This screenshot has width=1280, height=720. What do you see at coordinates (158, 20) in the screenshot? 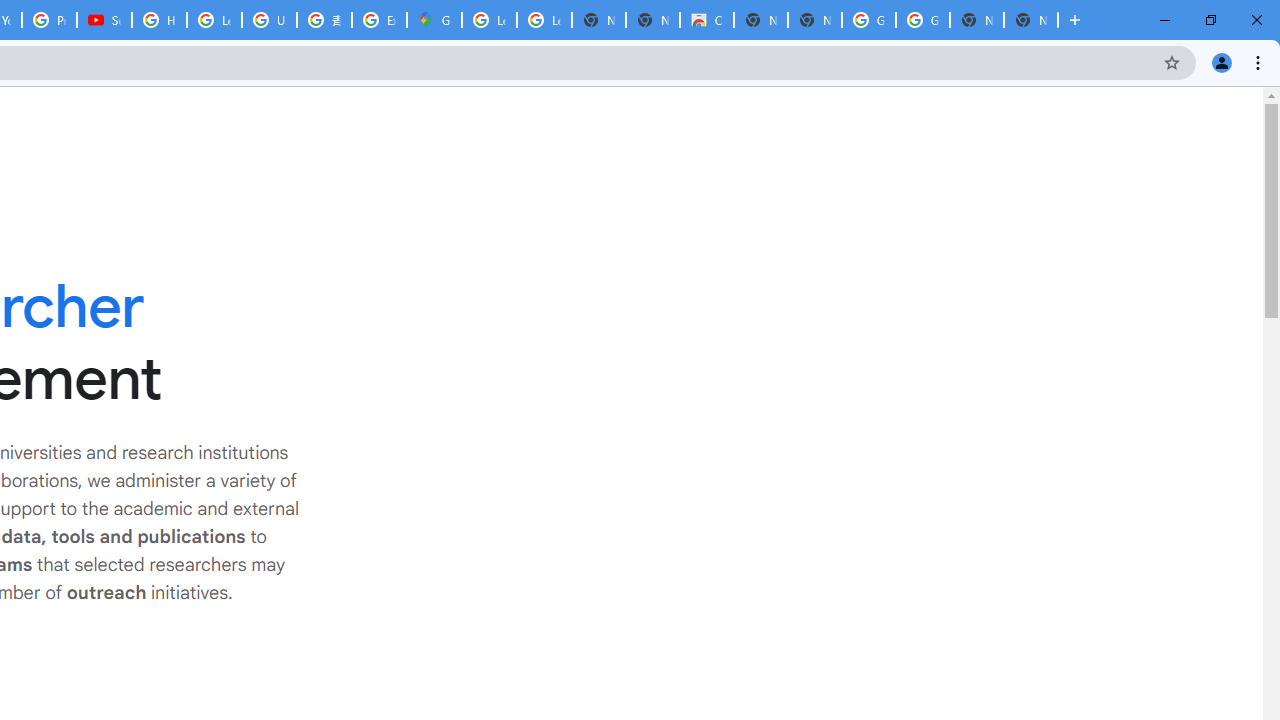
I see `'How Chrome protects your passwords - Google Chrome Help'` at bounding box center [158, 20].